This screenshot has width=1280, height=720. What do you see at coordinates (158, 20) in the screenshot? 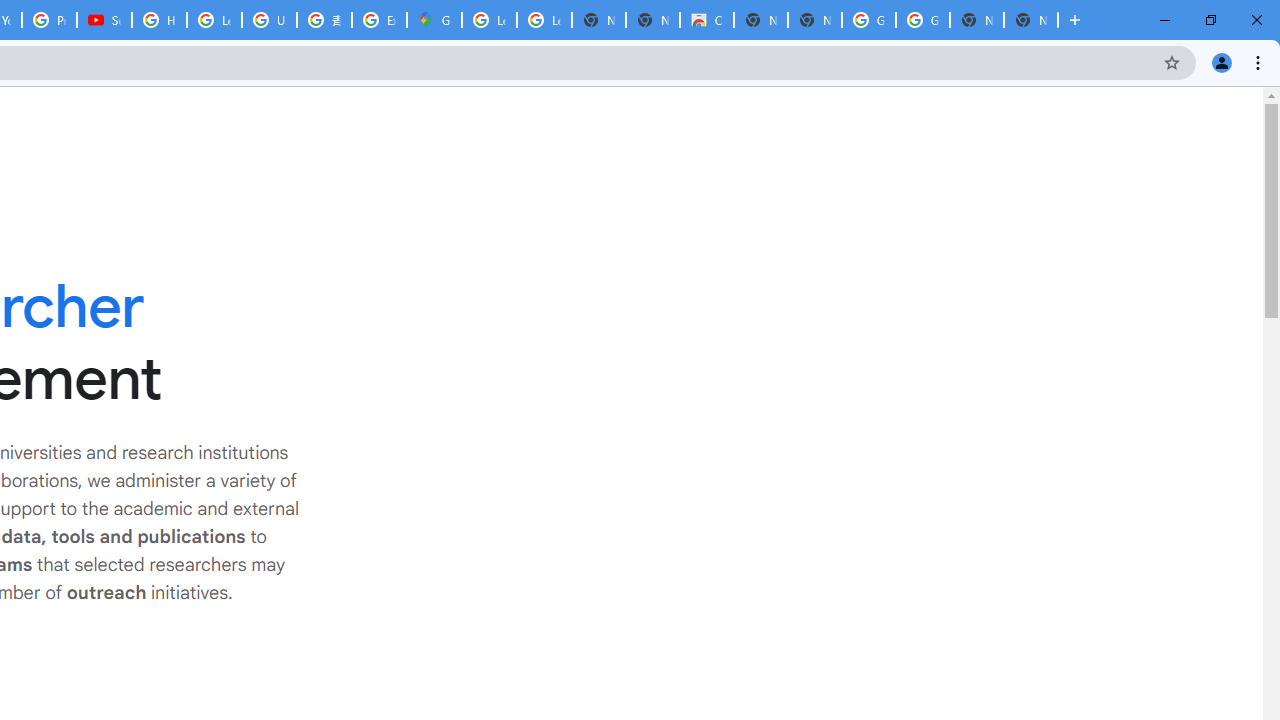
I see `'How Chrome protects your passwords - Google Chrome Help'` at bounding box center [158, 20].